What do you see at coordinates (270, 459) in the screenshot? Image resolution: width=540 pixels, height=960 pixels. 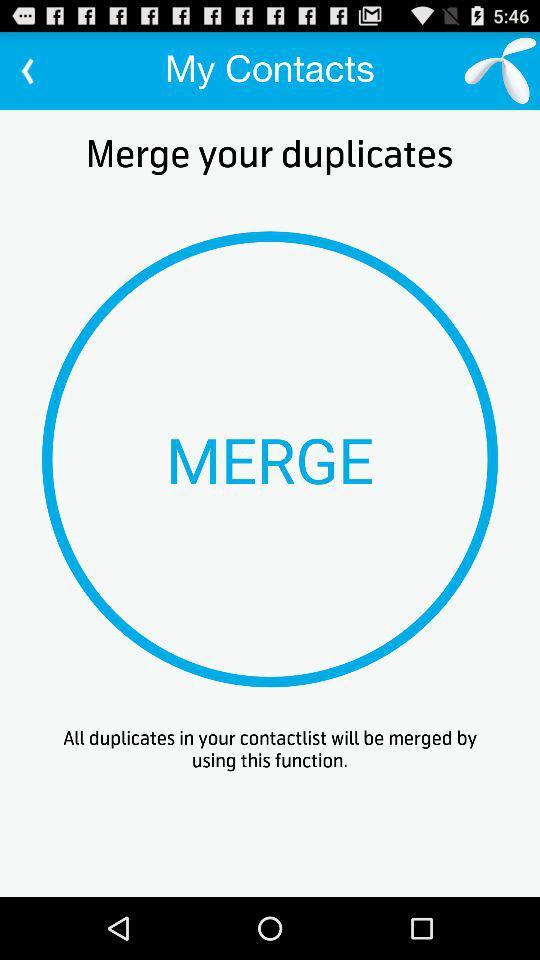 I see `proceed with merging` at bounding box center [270, 459].